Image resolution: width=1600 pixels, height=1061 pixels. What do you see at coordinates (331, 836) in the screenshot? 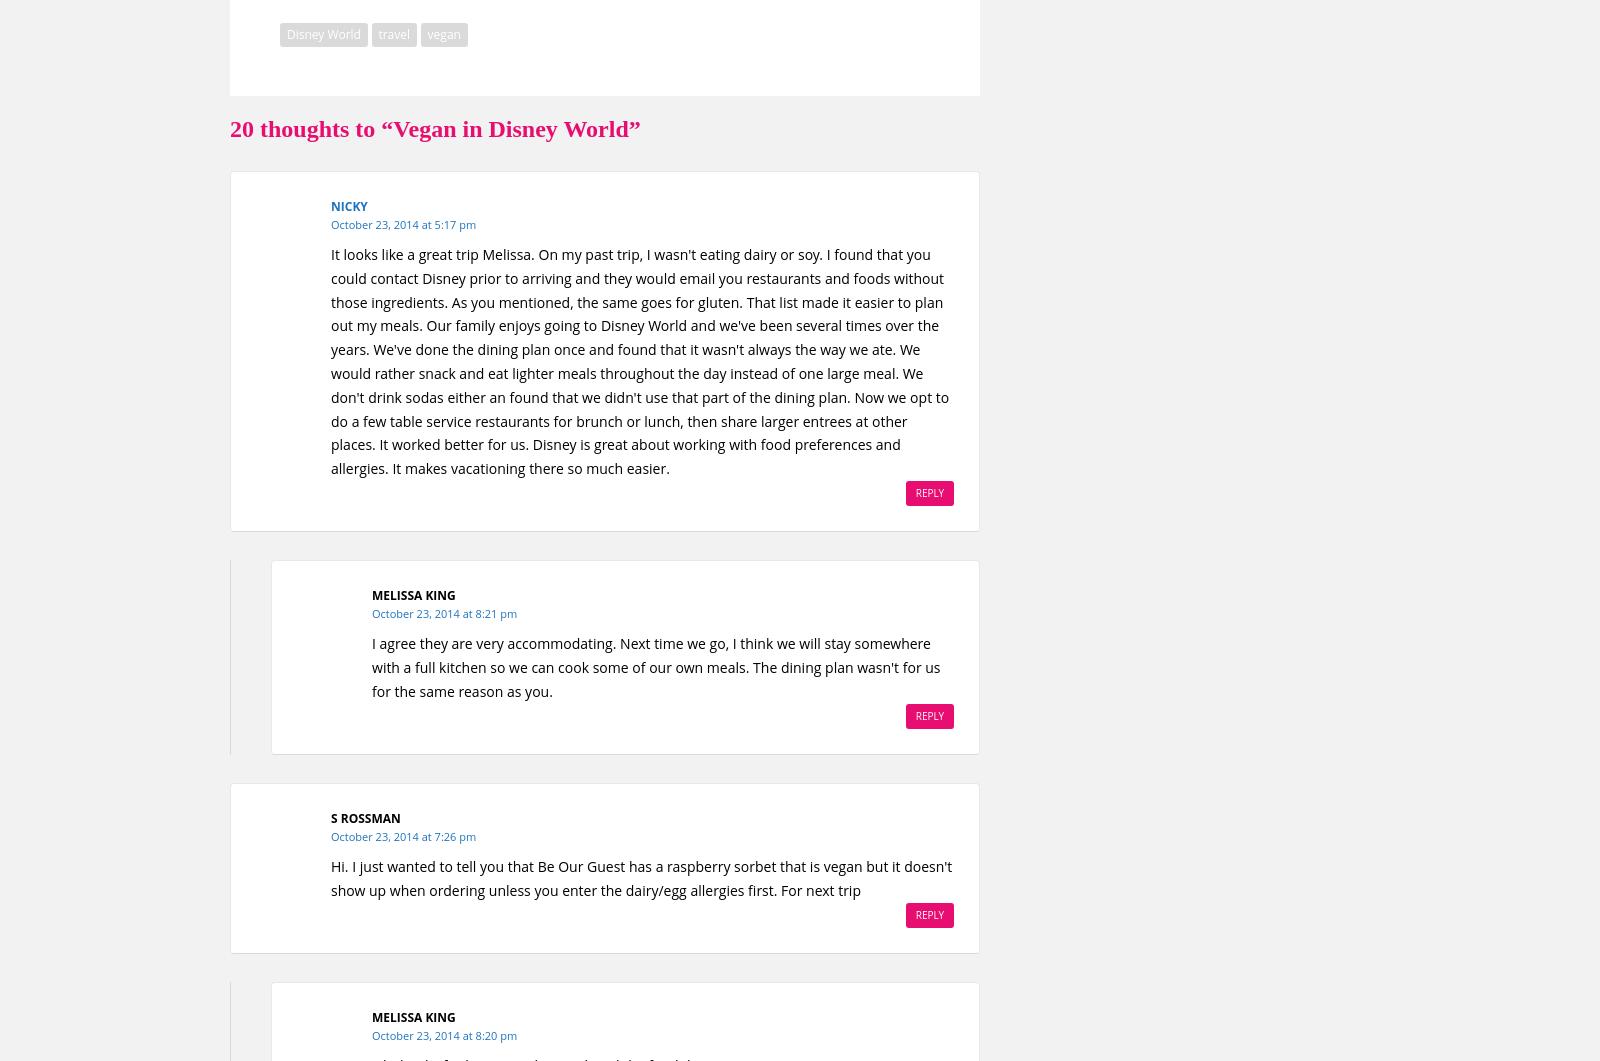
I see `'October 23, 2014 at 7:26 pm'` at bounding box center [331, 836].